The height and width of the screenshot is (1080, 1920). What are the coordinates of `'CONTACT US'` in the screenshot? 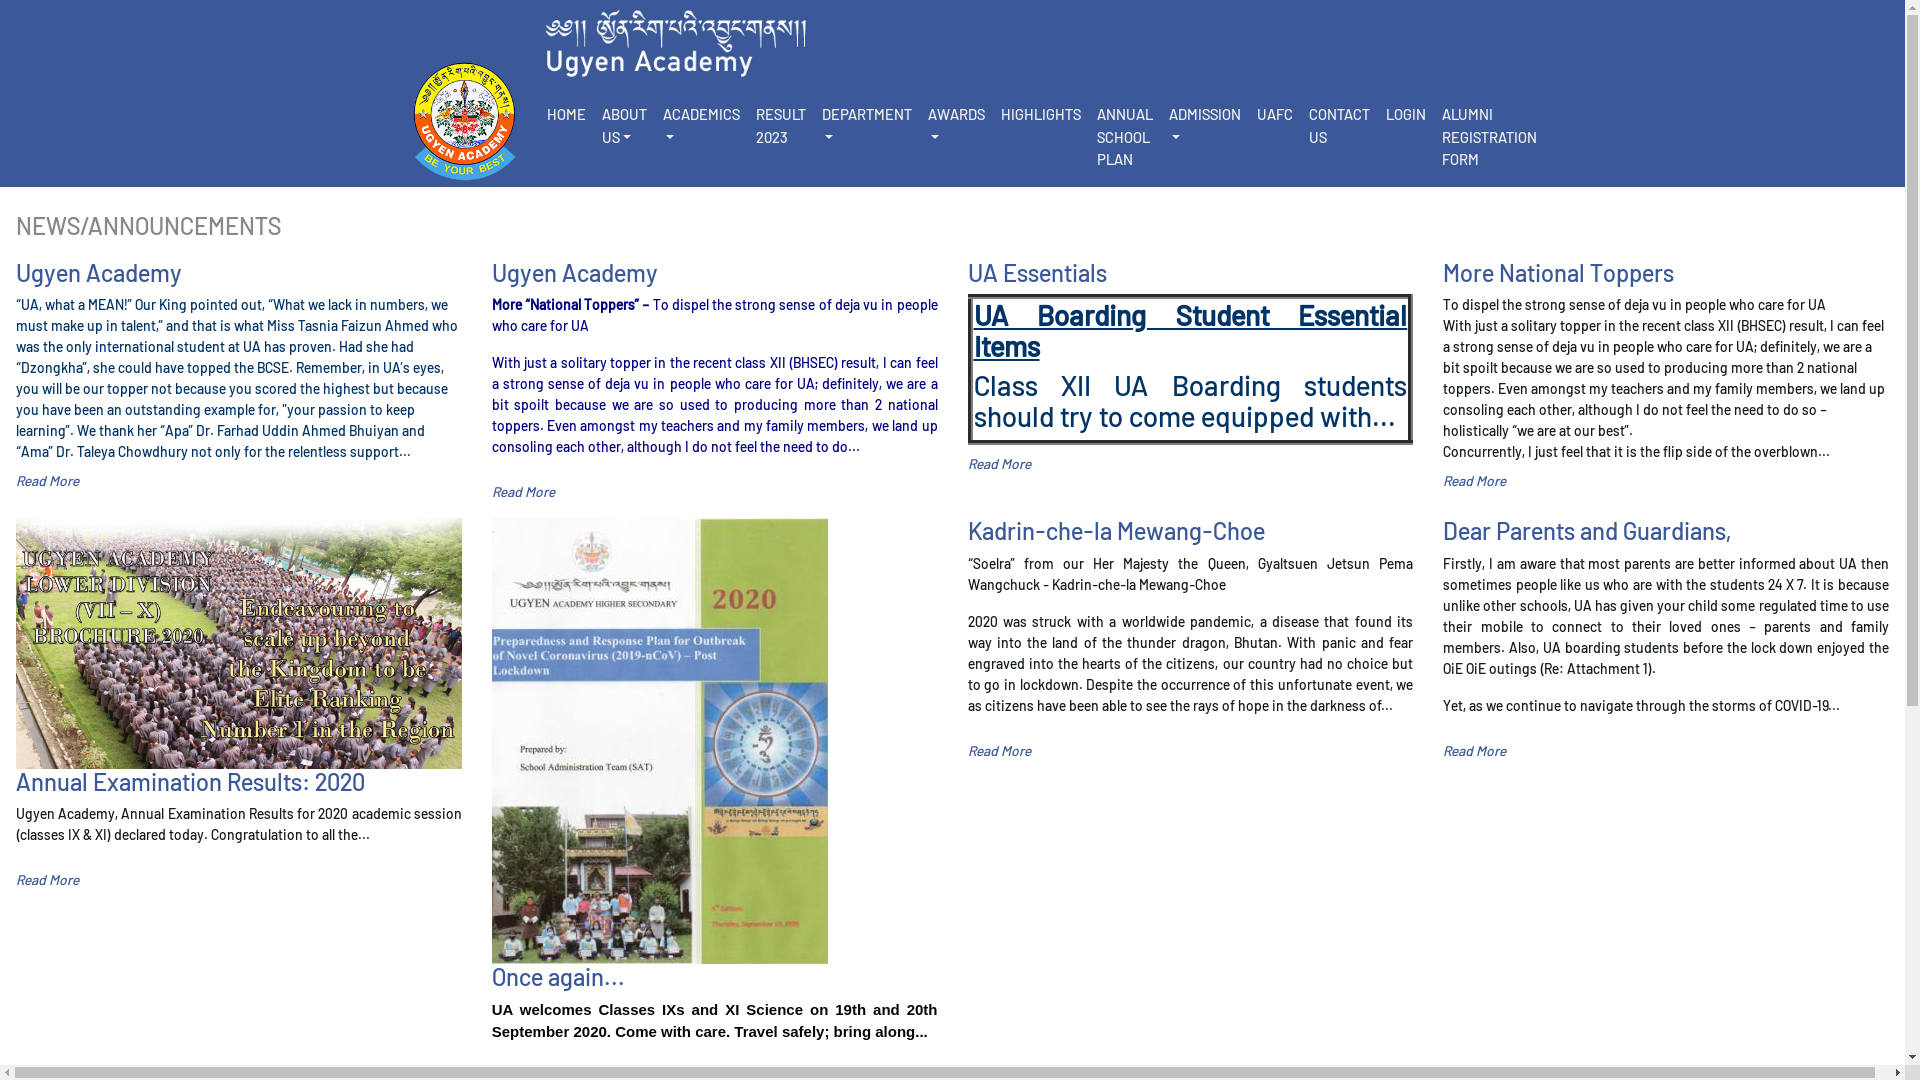 It's located at (1338, 125).